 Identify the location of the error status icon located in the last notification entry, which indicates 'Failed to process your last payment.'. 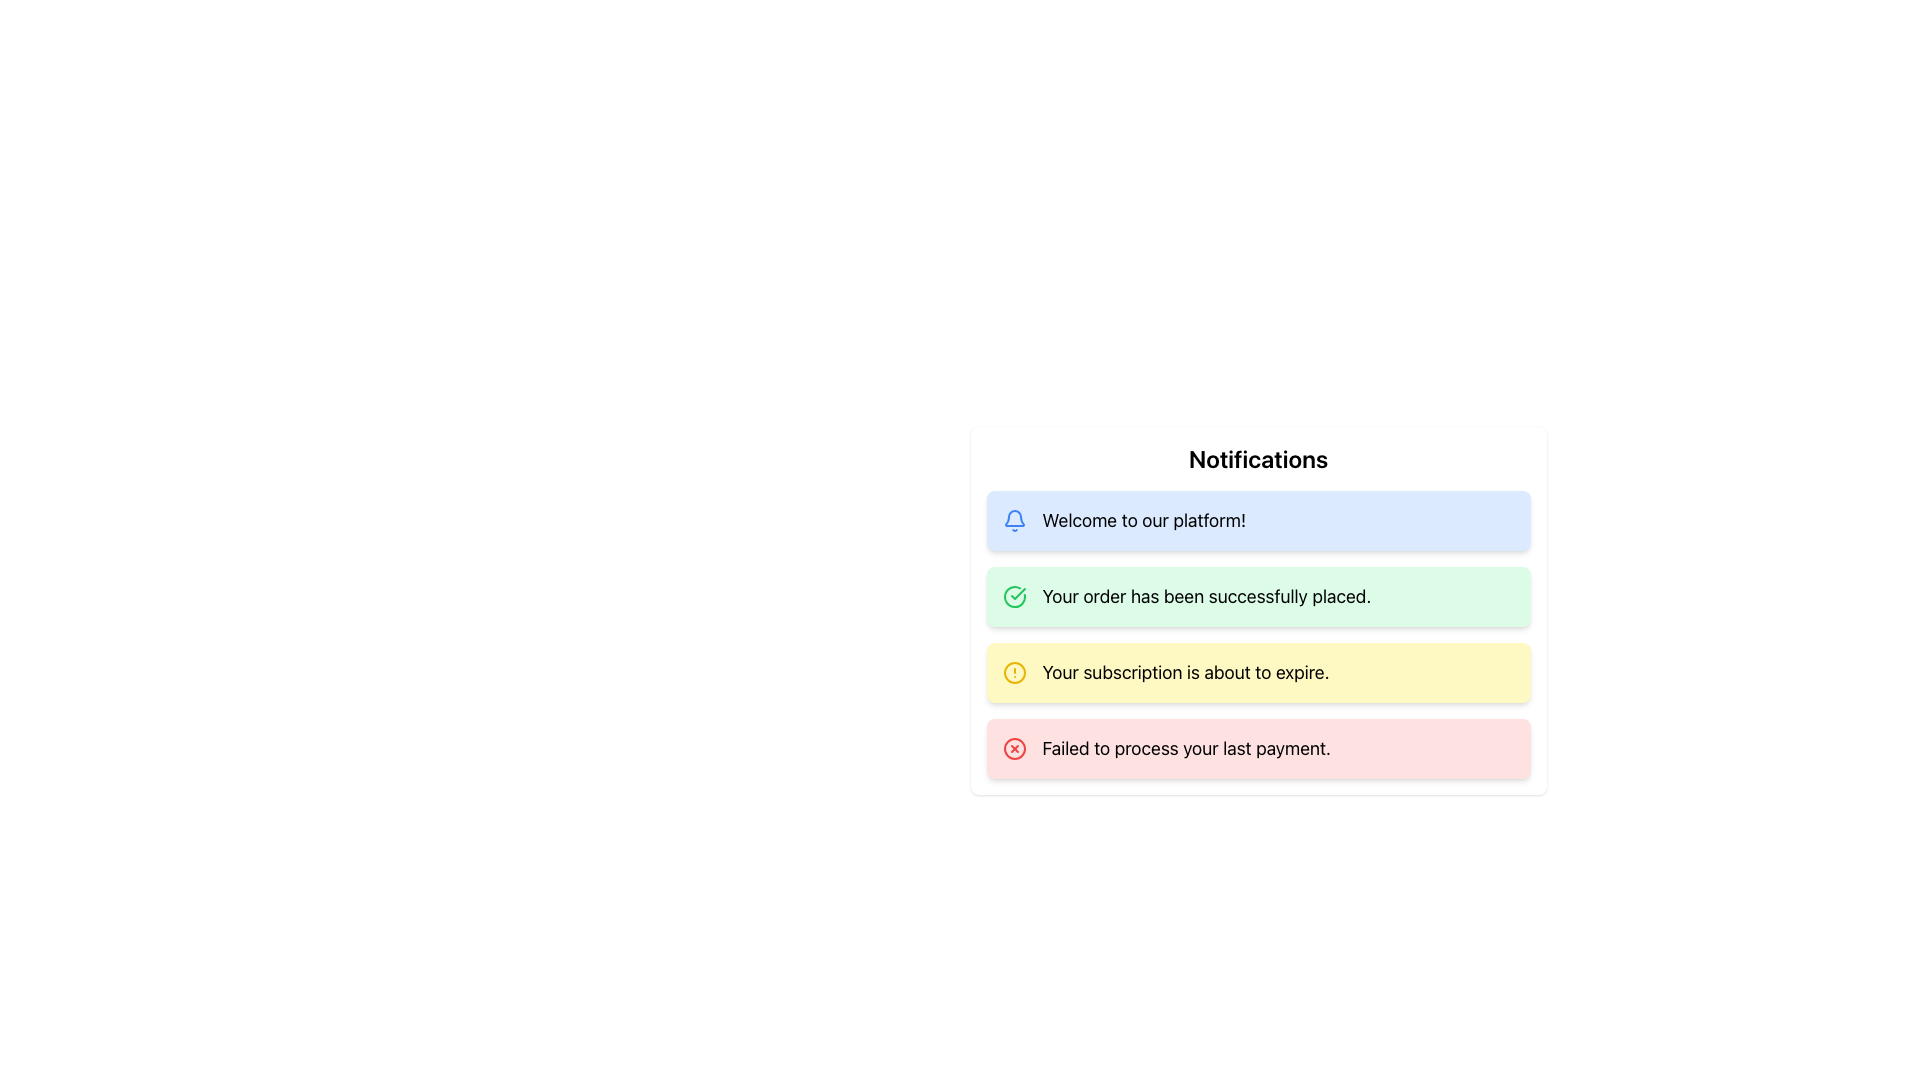
(1014, 748).